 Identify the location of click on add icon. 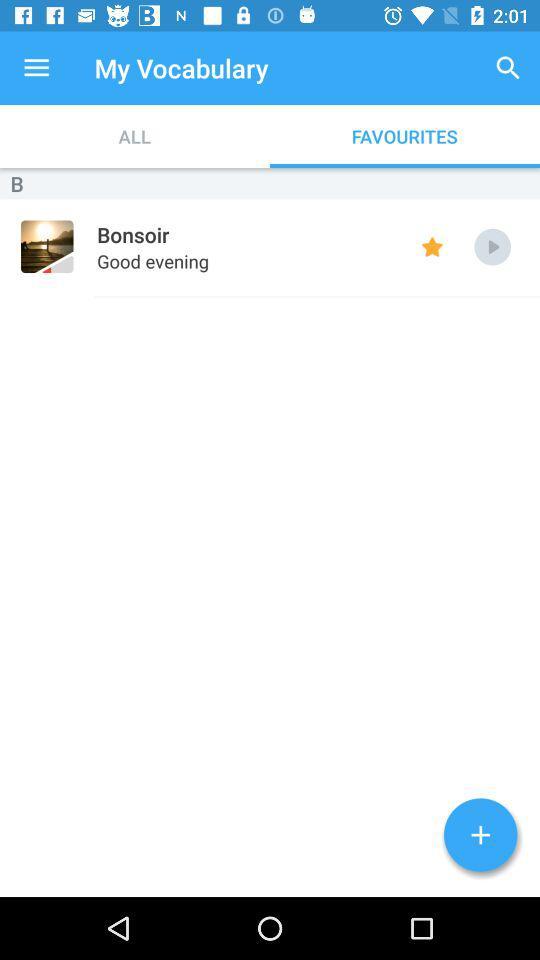
(479, 835).